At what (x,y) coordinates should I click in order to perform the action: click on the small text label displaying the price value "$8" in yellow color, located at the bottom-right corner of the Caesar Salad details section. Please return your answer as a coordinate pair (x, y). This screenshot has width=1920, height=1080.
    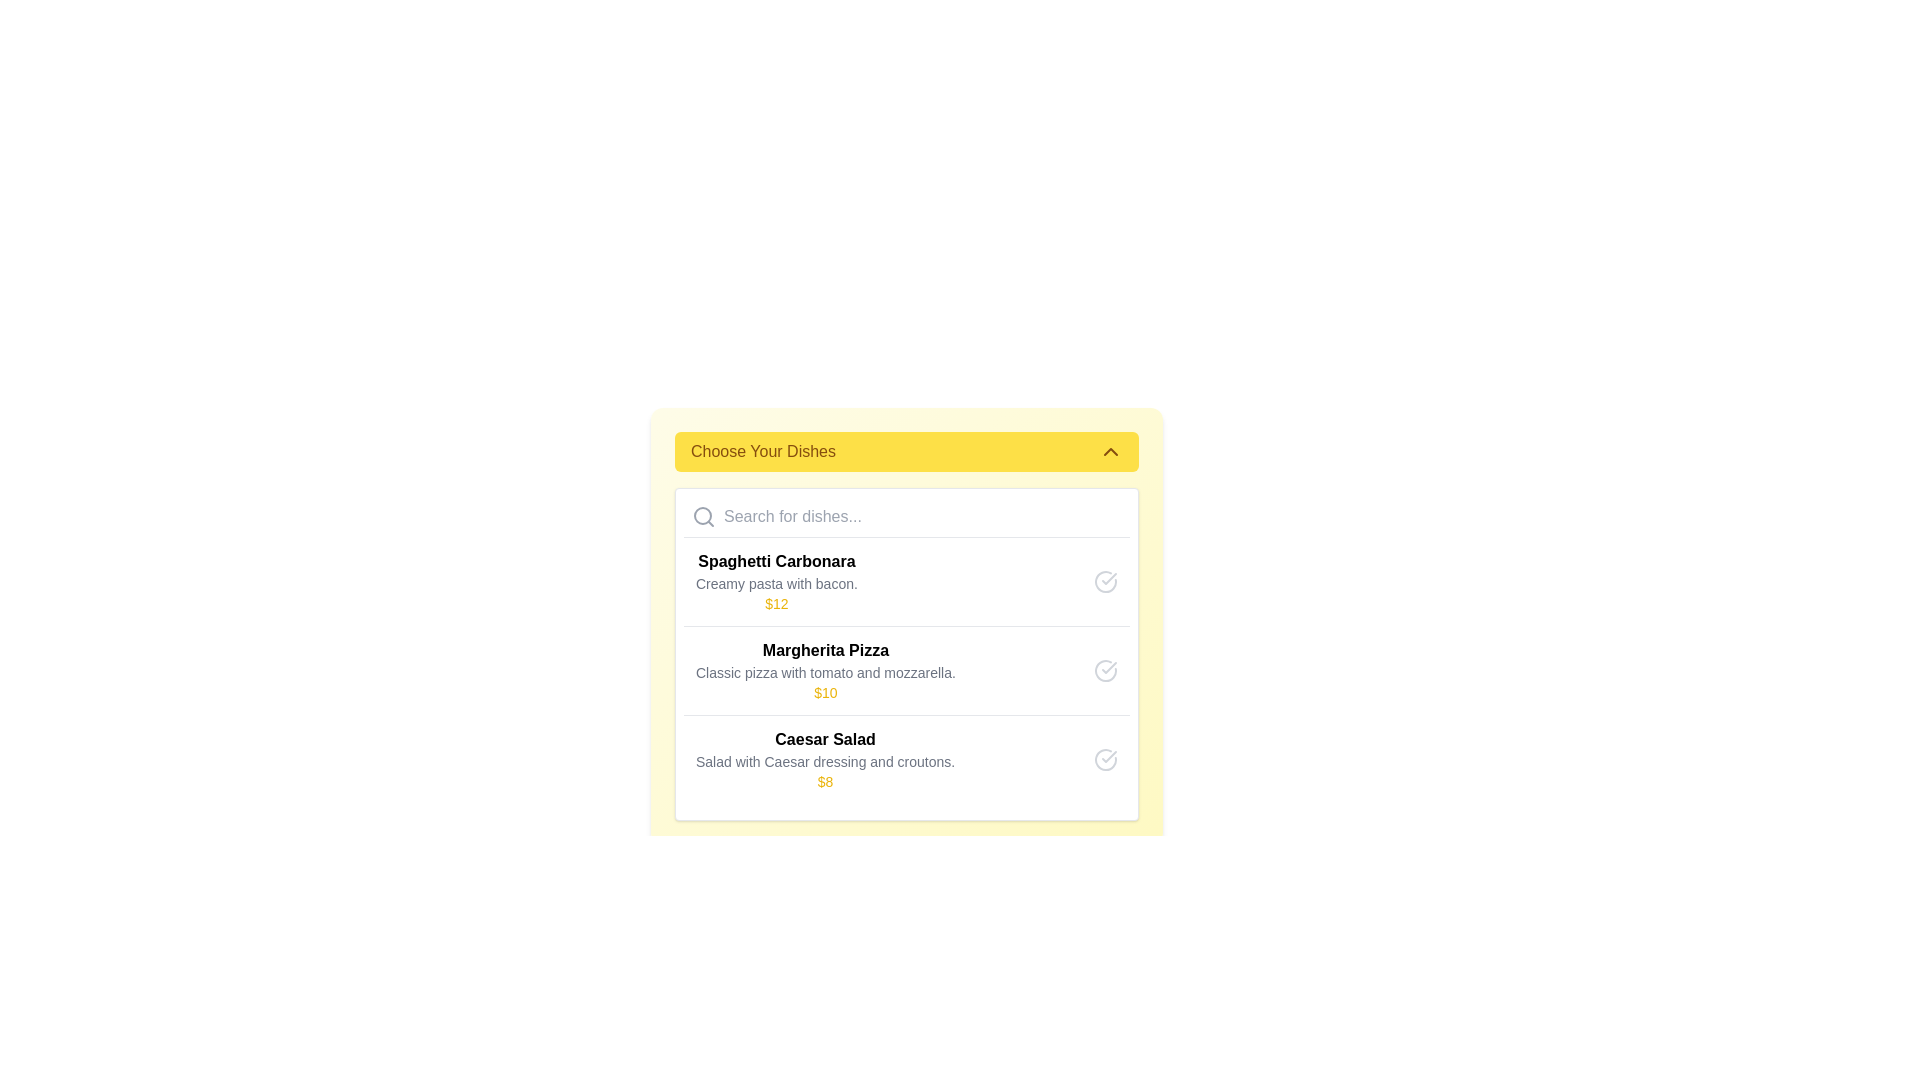
    Looking at the image, I should click on (825, 781).